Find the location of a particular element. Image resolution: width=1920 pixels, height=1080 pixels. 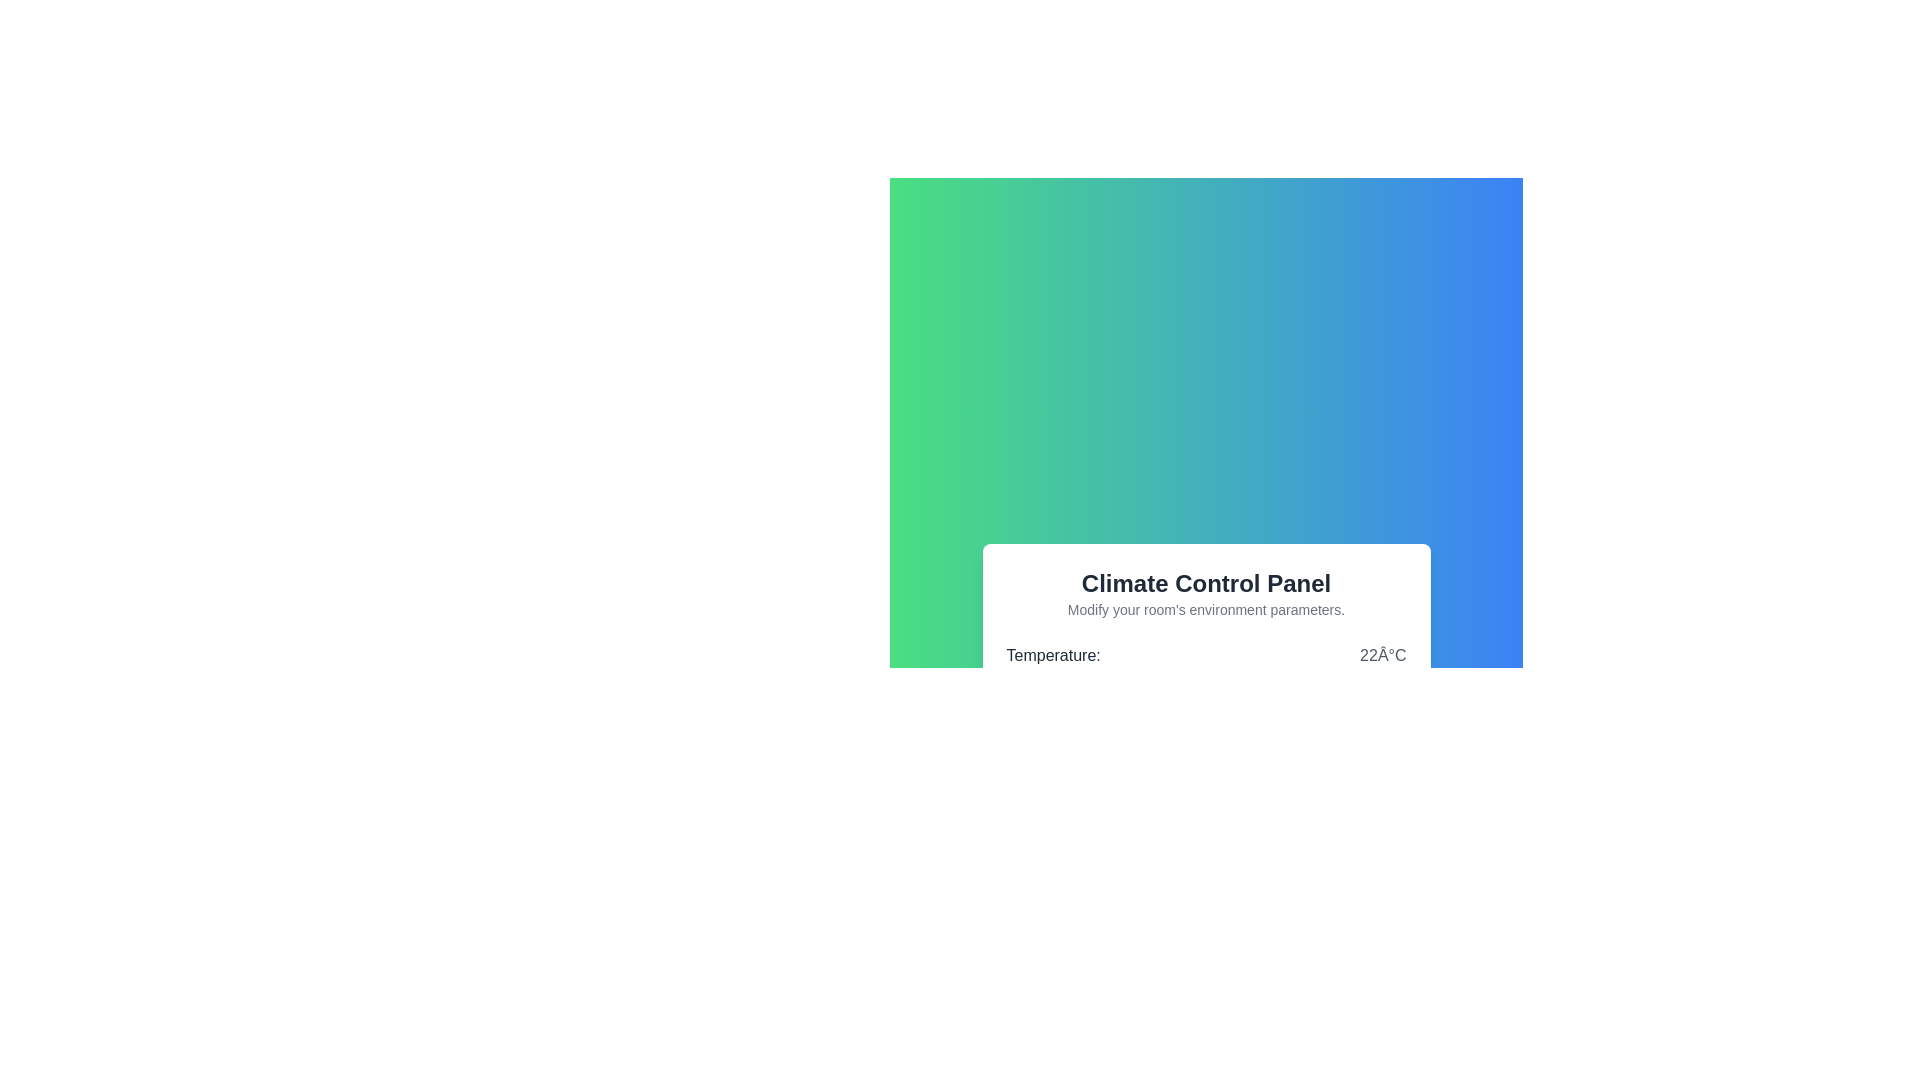

the heading or title element that serves as the title for the climate control section, positioned above the text 'Modify your room's environment parameters.' is located at coordinates (1205, 583).